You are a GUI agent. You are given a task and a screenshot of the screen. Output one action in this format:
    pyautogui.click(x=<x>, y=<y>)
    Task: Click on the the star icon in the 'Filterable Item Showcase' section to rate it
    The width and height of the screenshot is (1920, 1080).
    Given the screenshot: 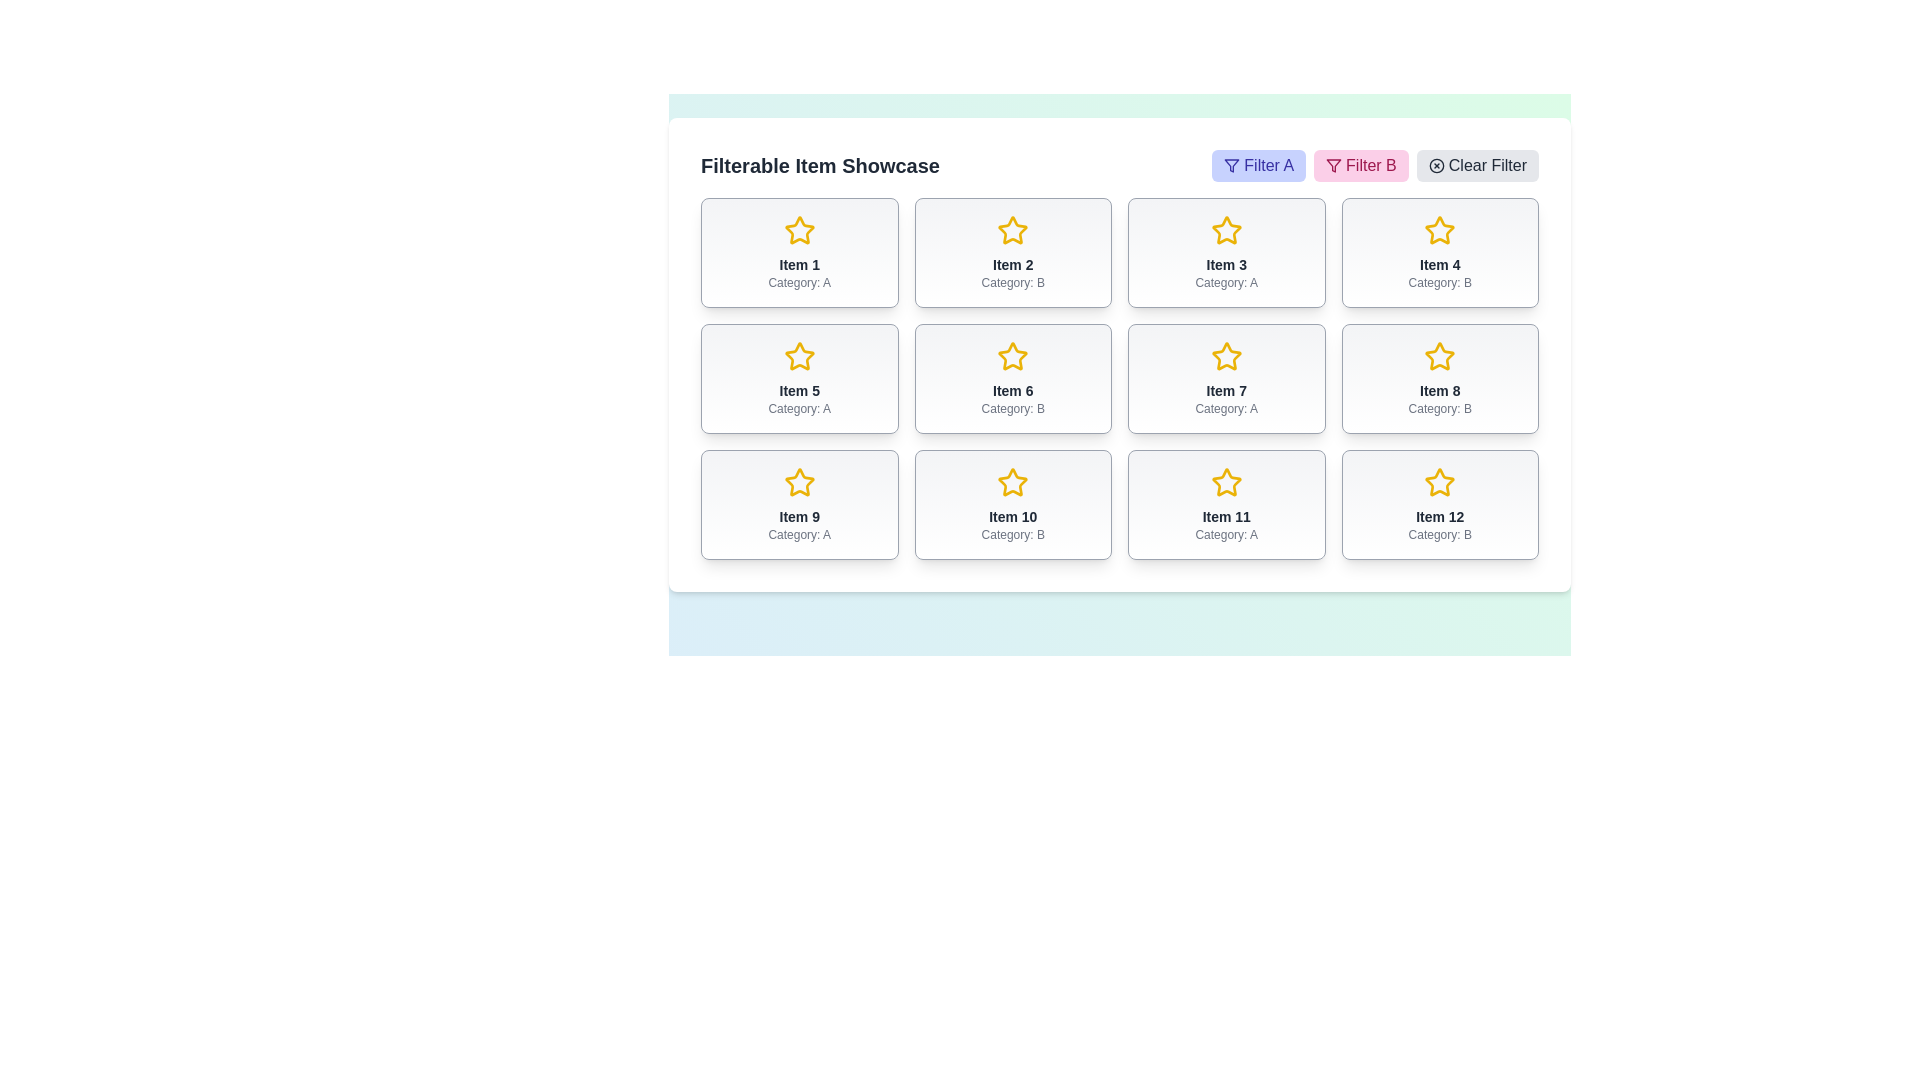 What is the action you would take?
    pyautogui.click(x=1225, y=355)
    